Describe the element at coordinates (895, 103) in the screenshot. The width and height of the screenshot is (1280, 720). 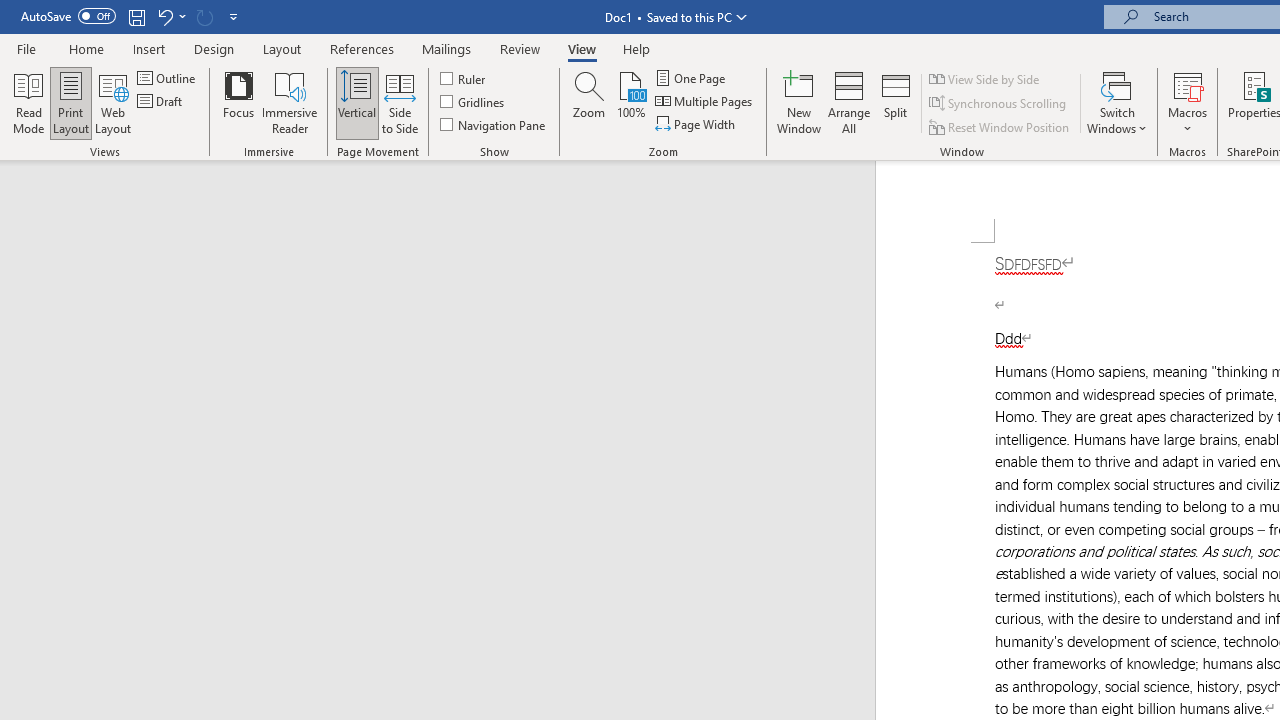
I see `'Split'` at that location.